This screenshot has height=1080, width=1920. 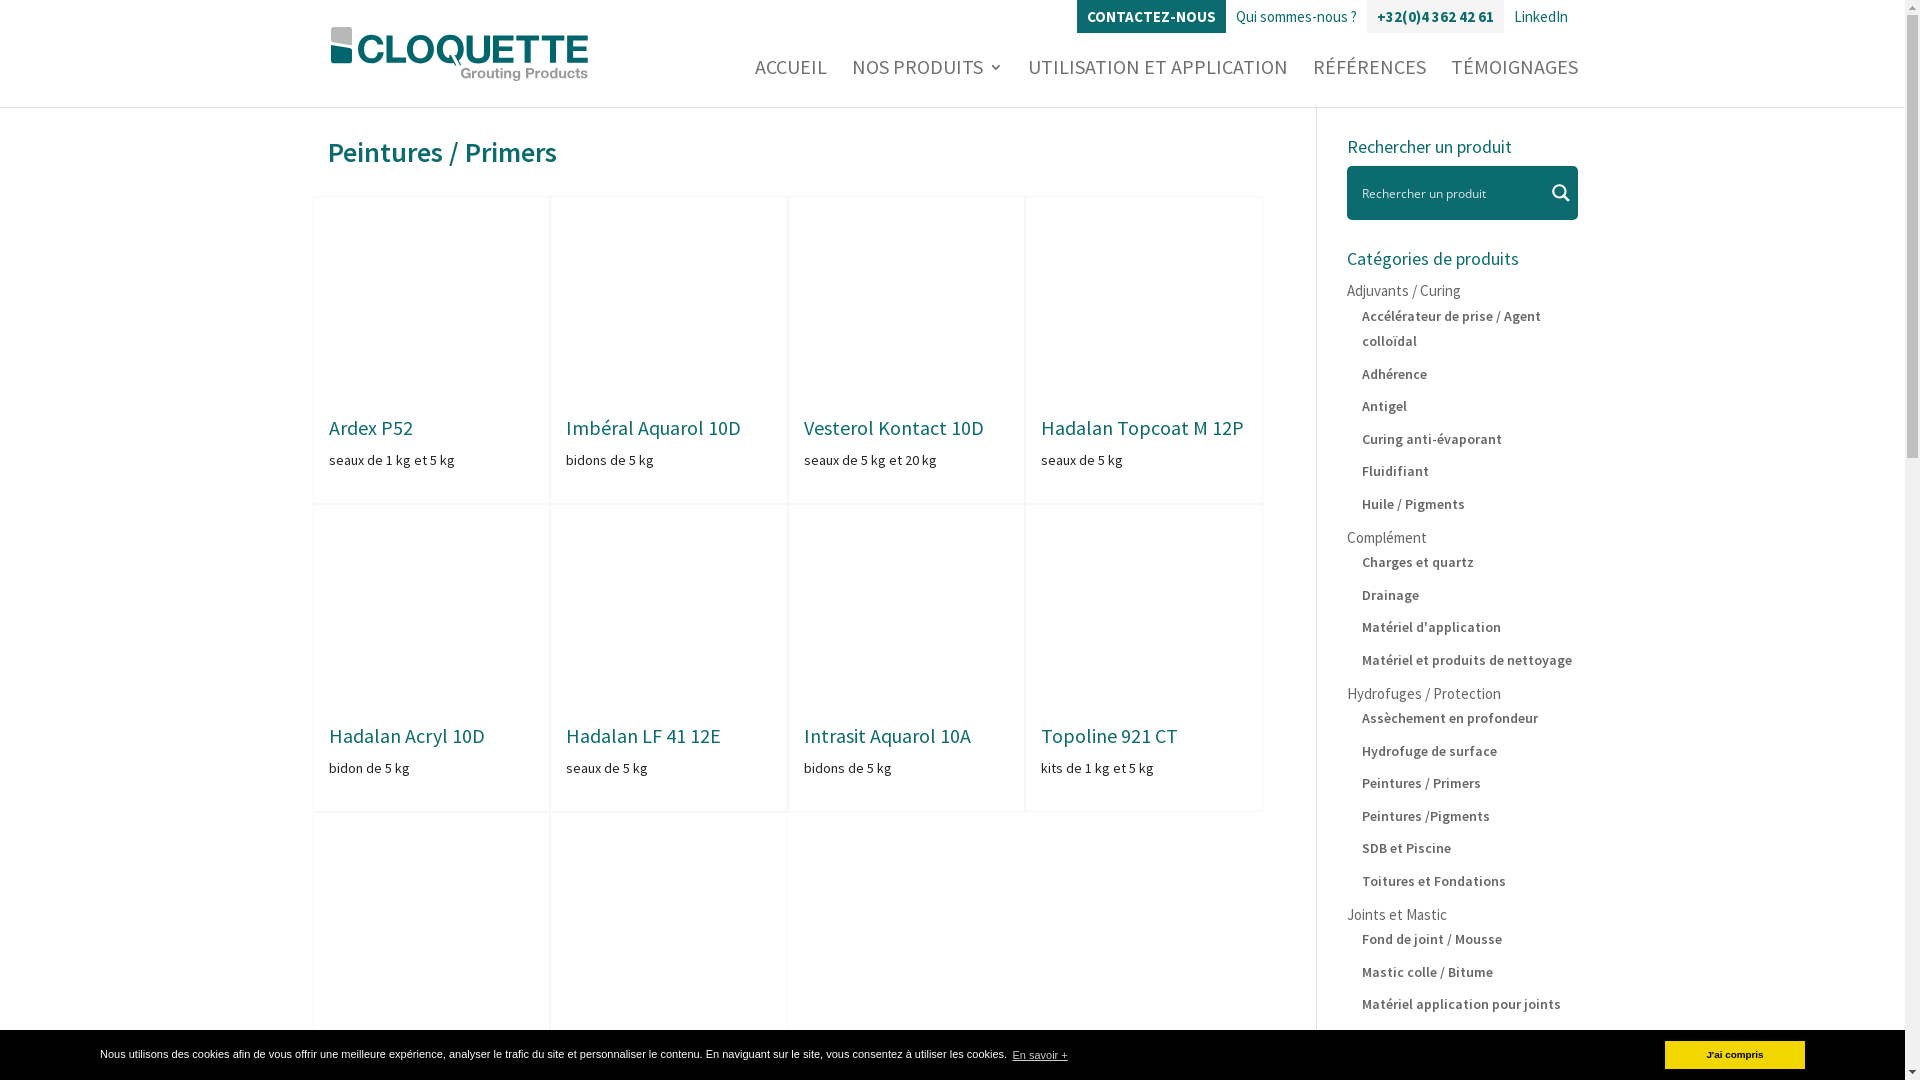 I want to click on 'Fond de joint / Mousse', so click(x=1430, y=938).